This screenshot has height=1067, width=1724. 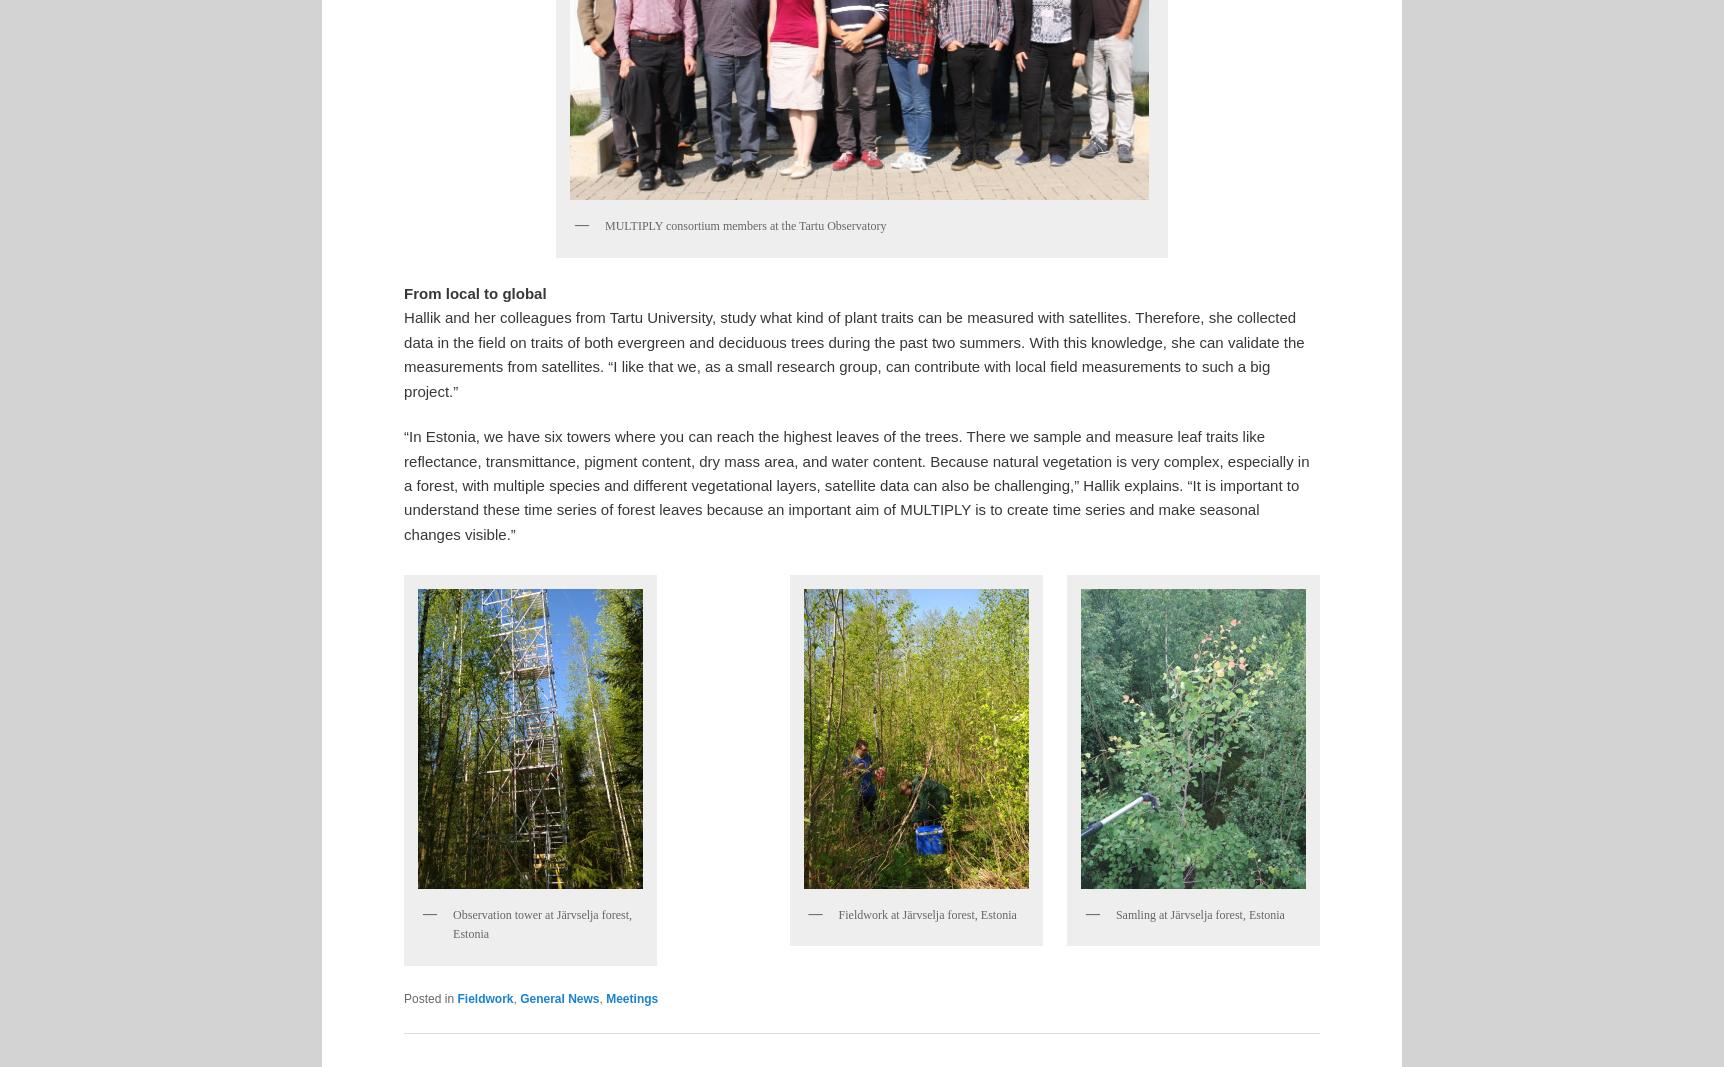 What do you see at coordinates (1199, 913) in the screenshot?
I see `'Samling at Järvselja forest, Estonia'` at bounding box center [1199, 913].